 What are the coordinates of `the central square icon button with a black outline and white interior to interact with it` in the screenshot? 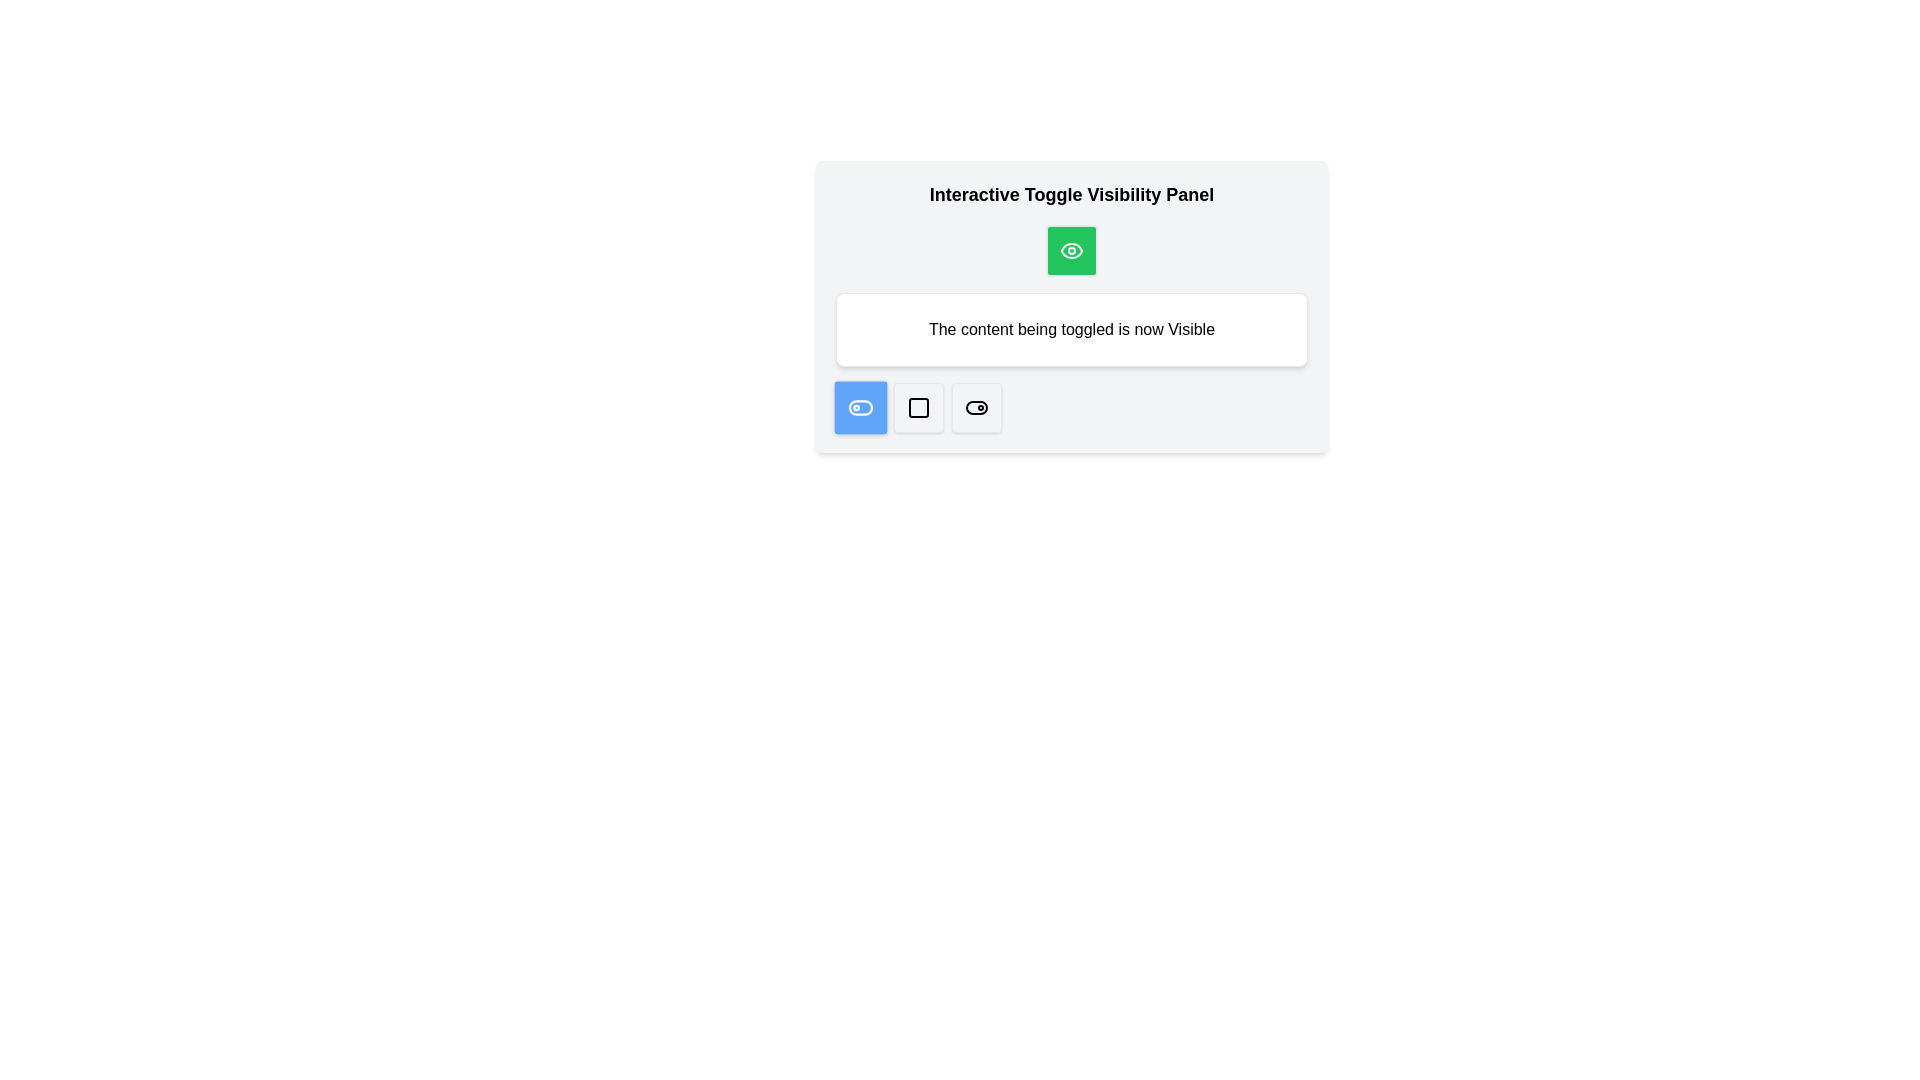 It's located at (917, 407).